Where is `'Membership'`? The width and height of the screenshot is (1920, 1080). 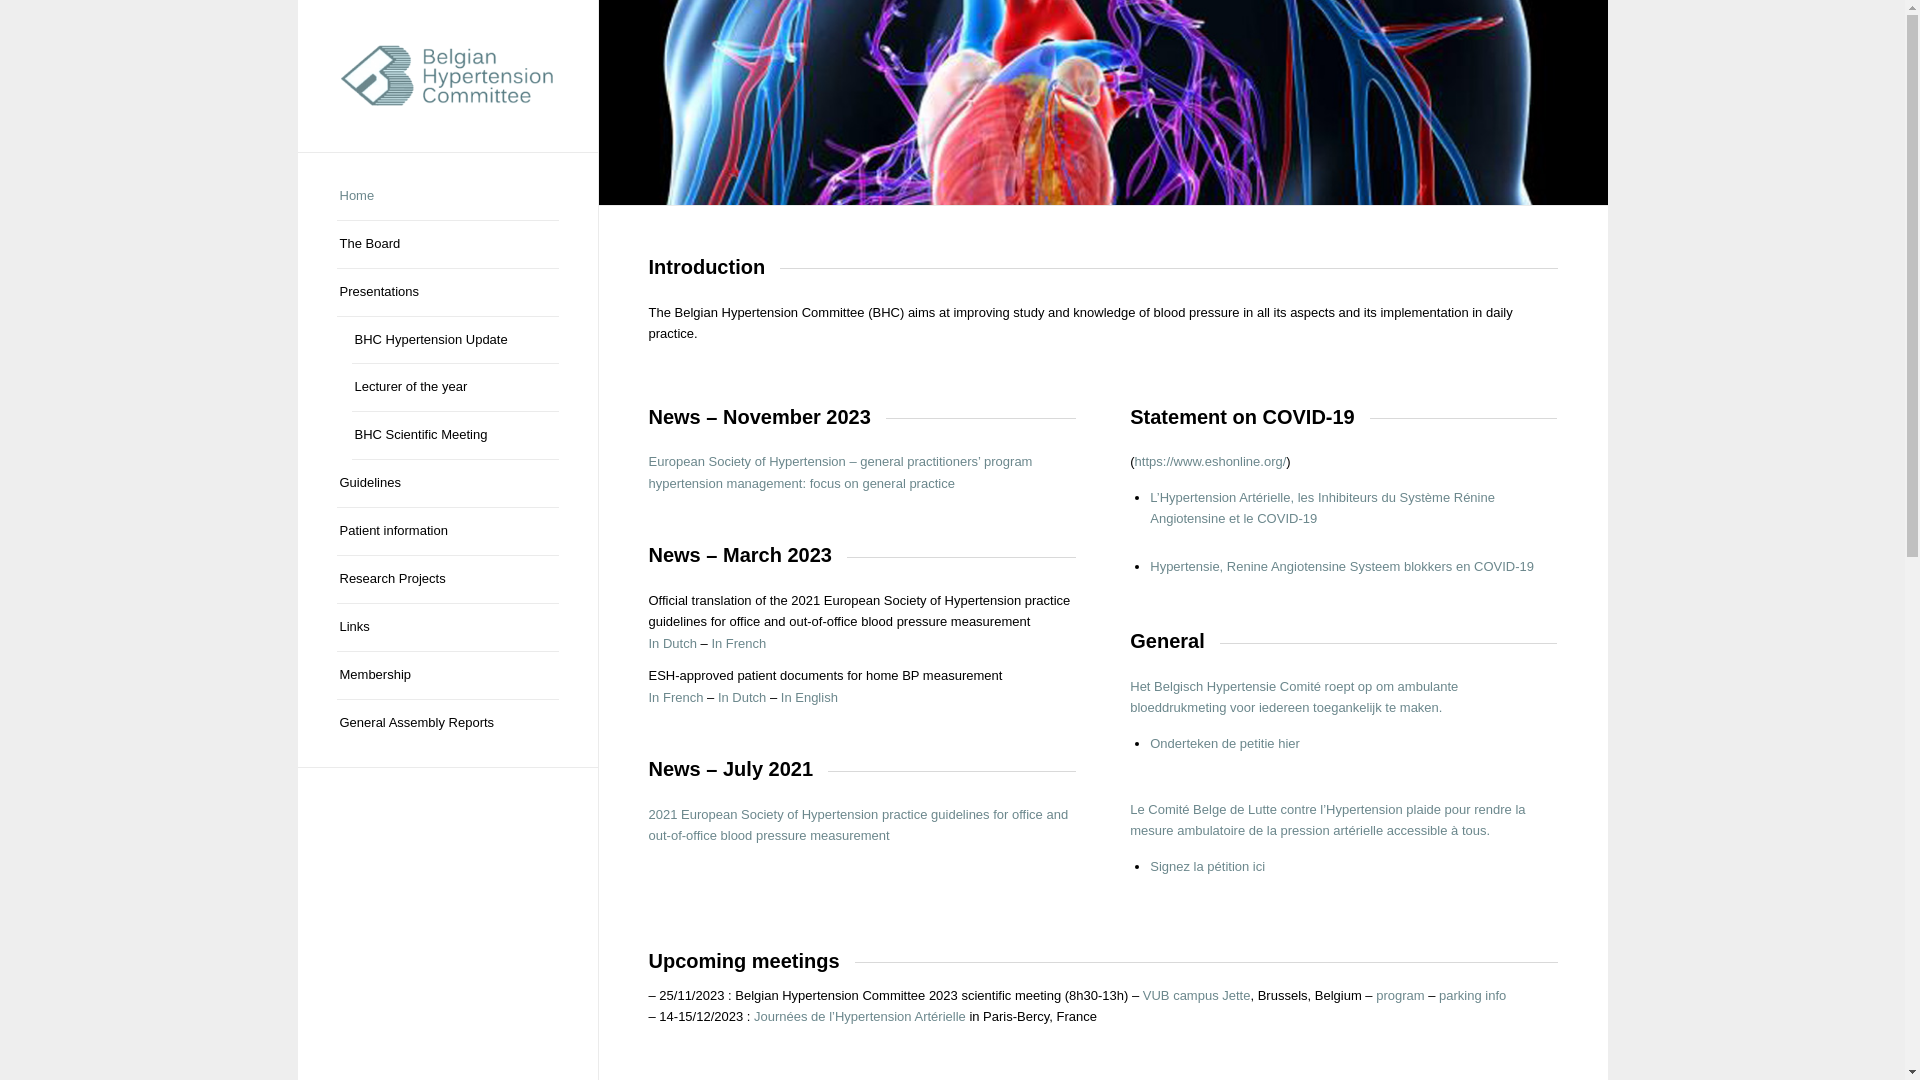
'Membership' is located at coordinates (445, 675).